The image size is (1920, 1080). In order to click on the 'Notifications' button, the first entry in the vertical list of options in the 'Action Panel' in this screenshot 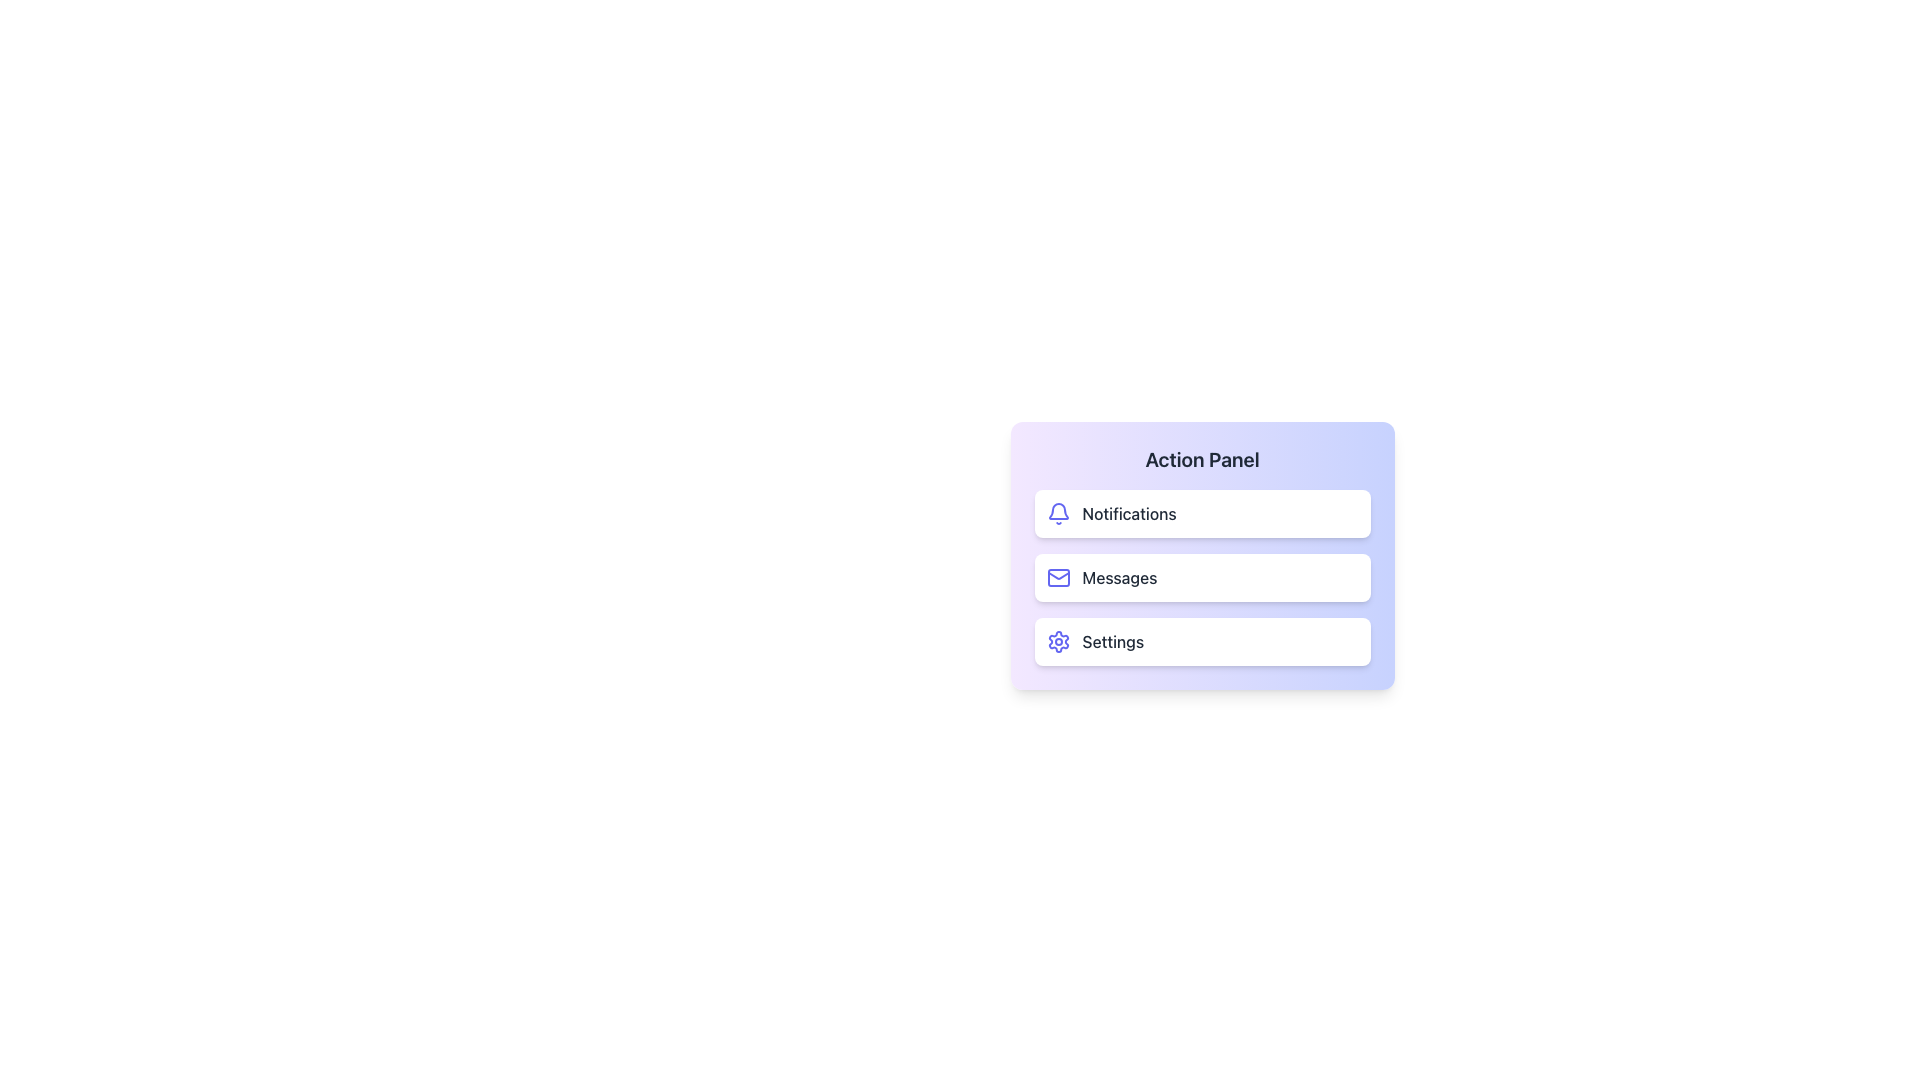, I will do `click(1201, 512)`.